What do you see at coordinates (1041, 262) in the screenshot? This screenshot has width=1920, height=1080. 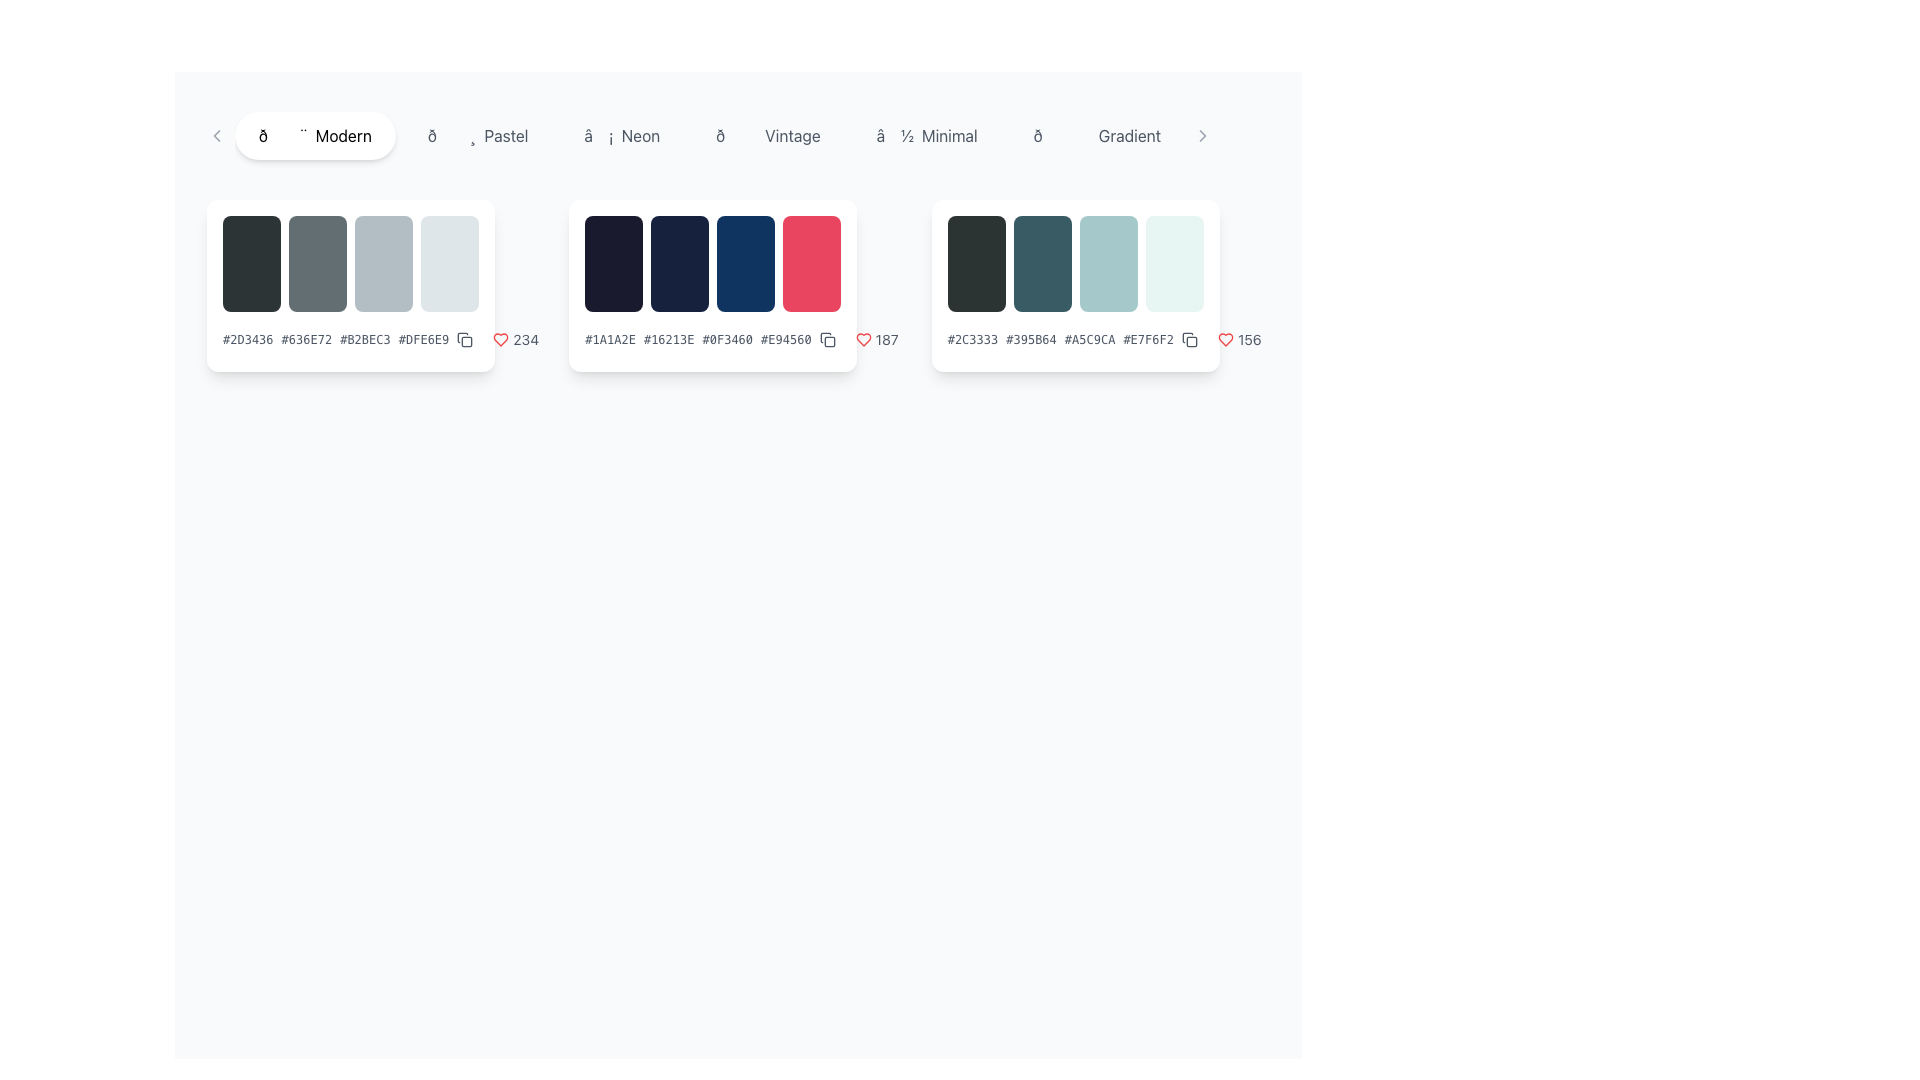 I see `the second decorative box in the color palette display, which visually represents one of the colors and is situated between a darker gray box and a lighter teal box` at bounding box center [1041, 262].